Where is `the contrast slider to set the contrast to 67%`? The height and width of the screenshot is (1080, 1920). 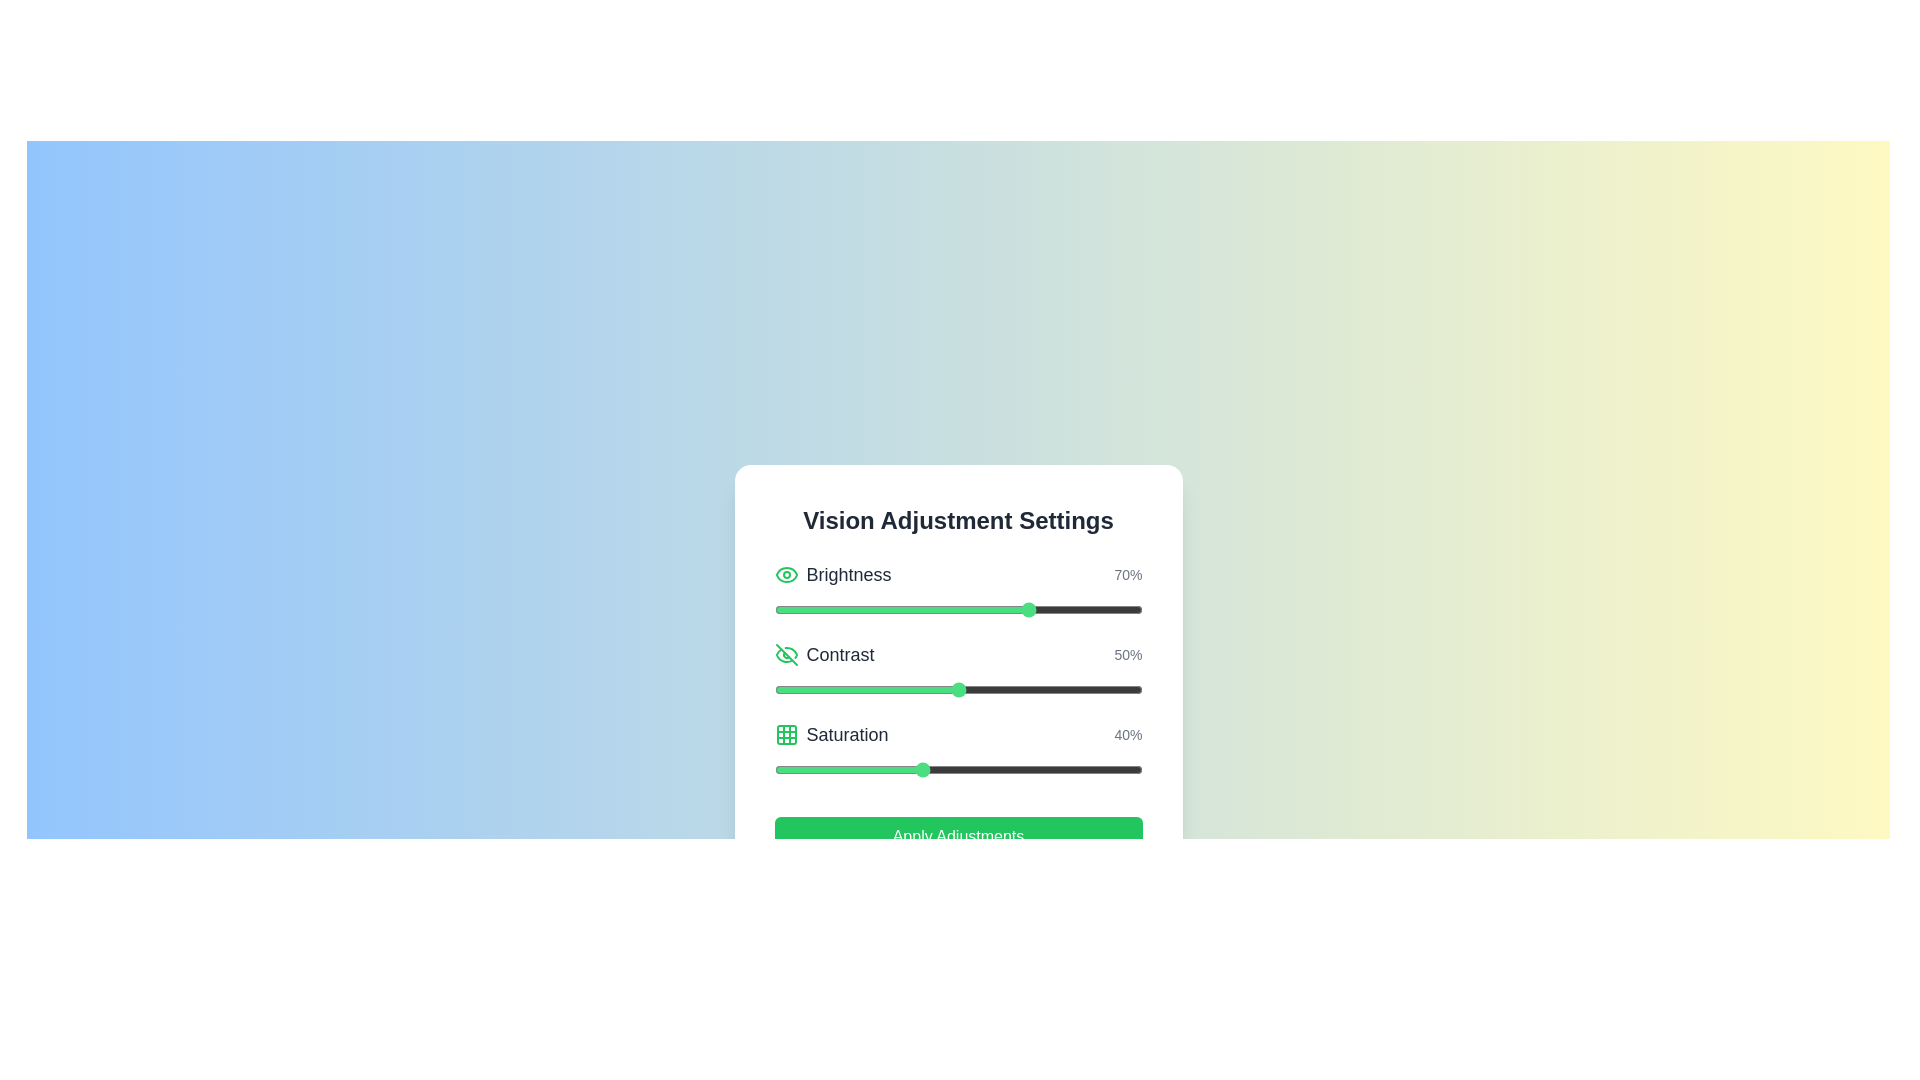 the contrast slider to set the contrast to 67% is located at coordinates (1021, 689).